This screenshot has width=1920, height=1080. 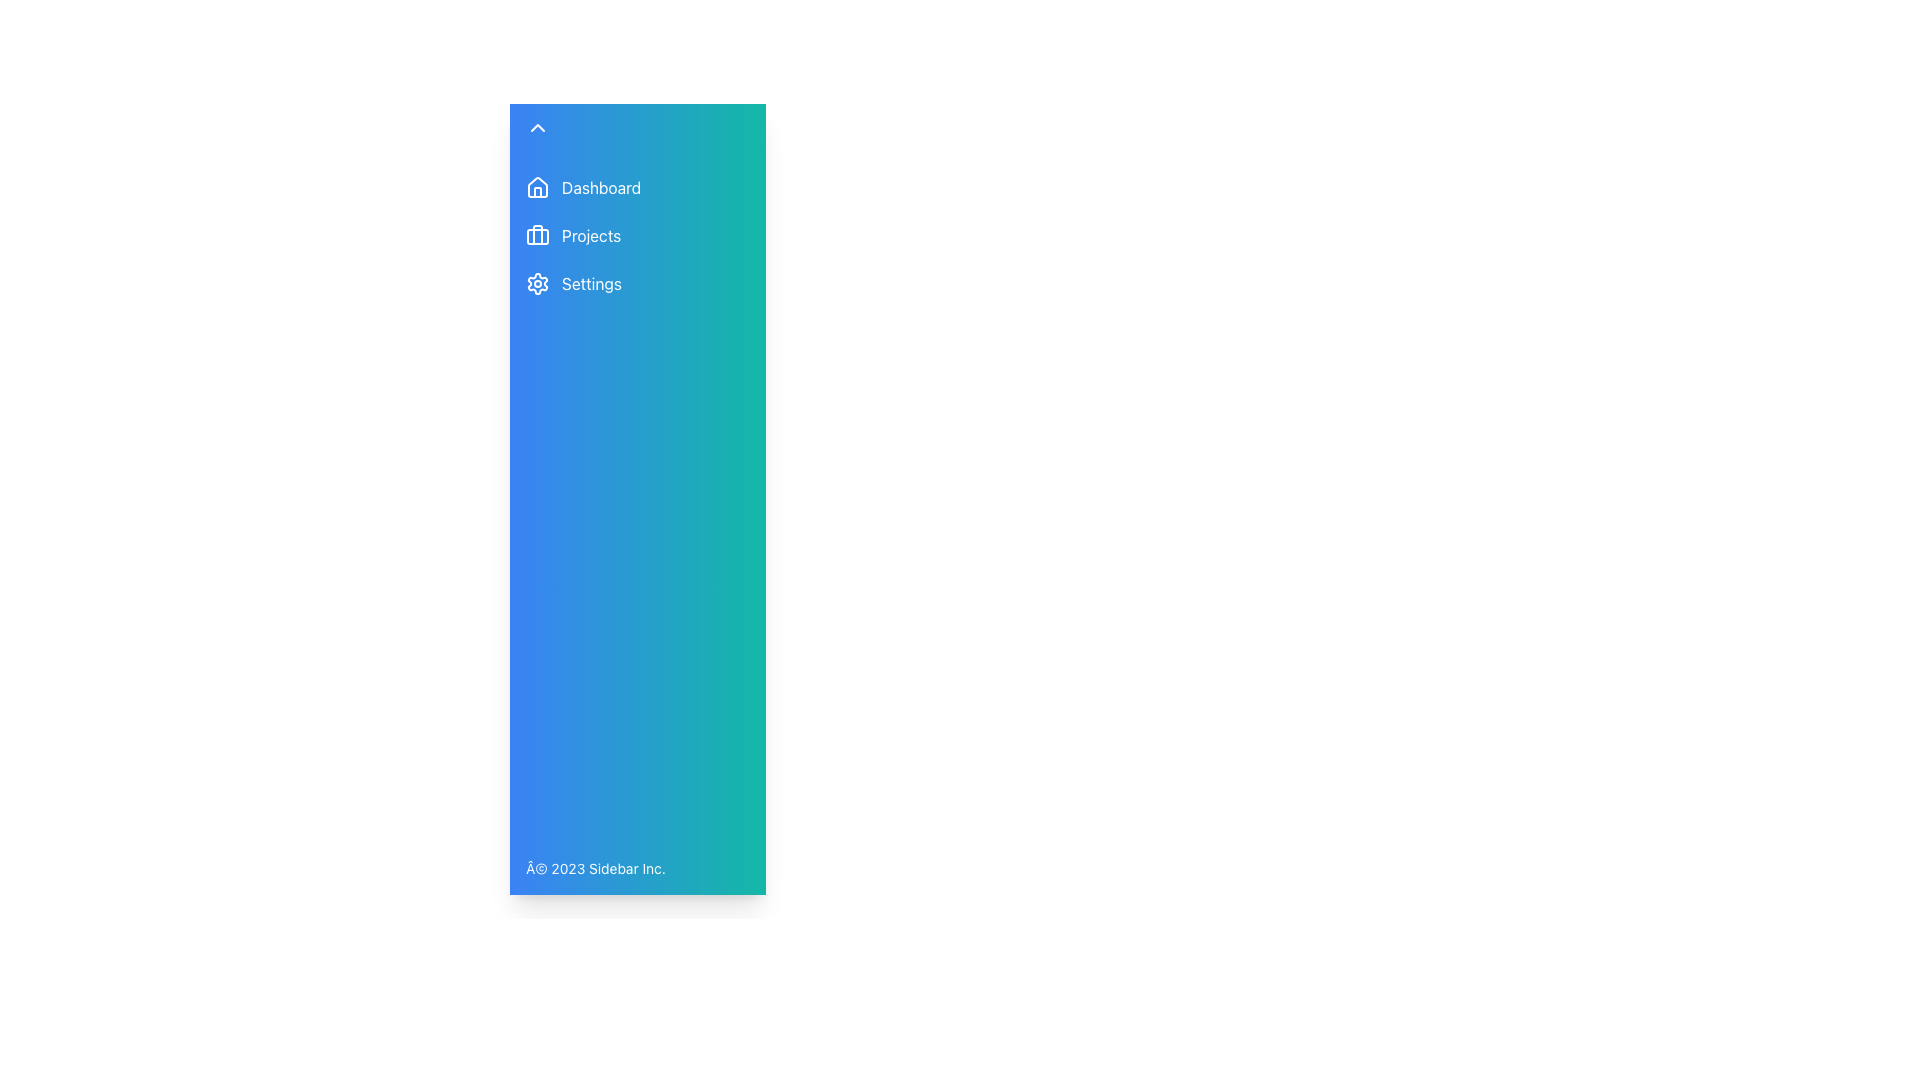 What do you see at coordinates (594, 284) in the screenshot?
I see `the 'Settings' link with icon and label in the vertical navigation bar` at bounding box center [594, 284].